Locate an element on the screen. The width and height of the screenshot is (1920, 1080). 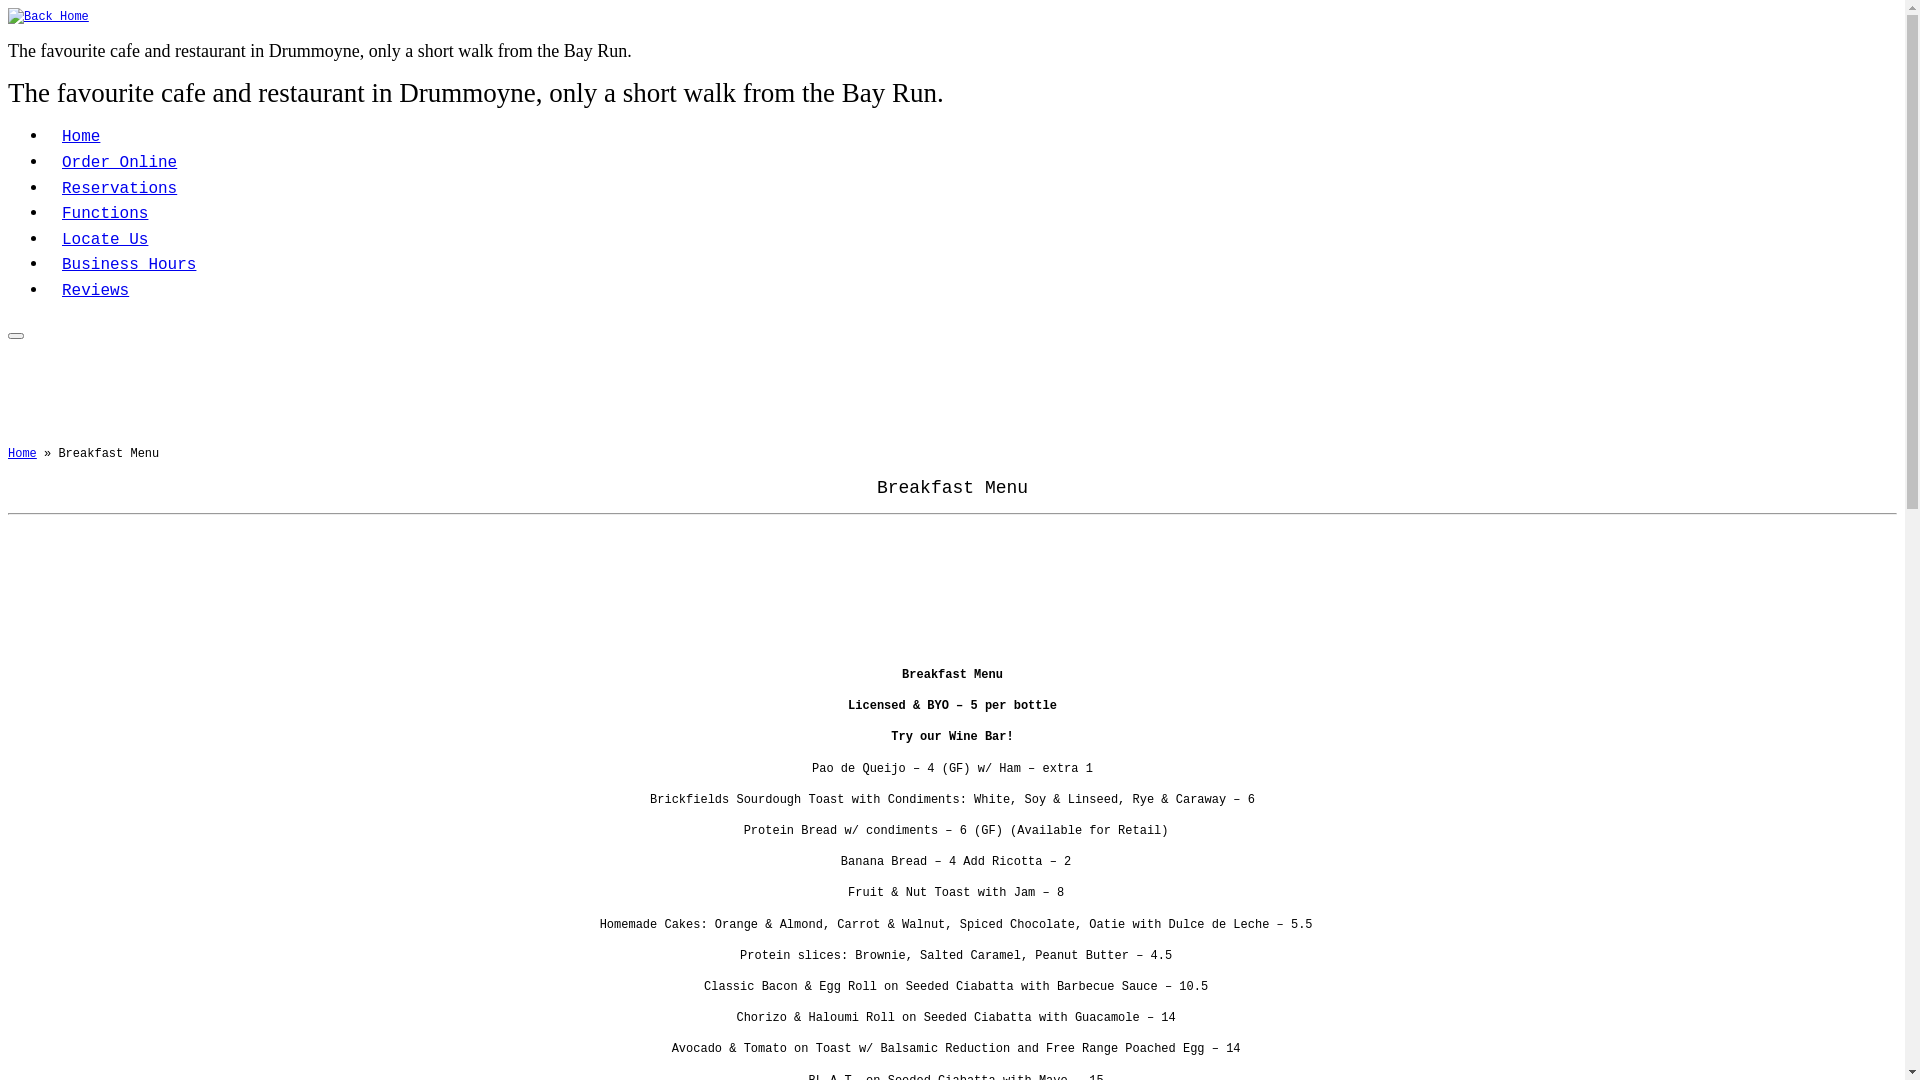
'Open the menu' is located at coordinates (15, 334).